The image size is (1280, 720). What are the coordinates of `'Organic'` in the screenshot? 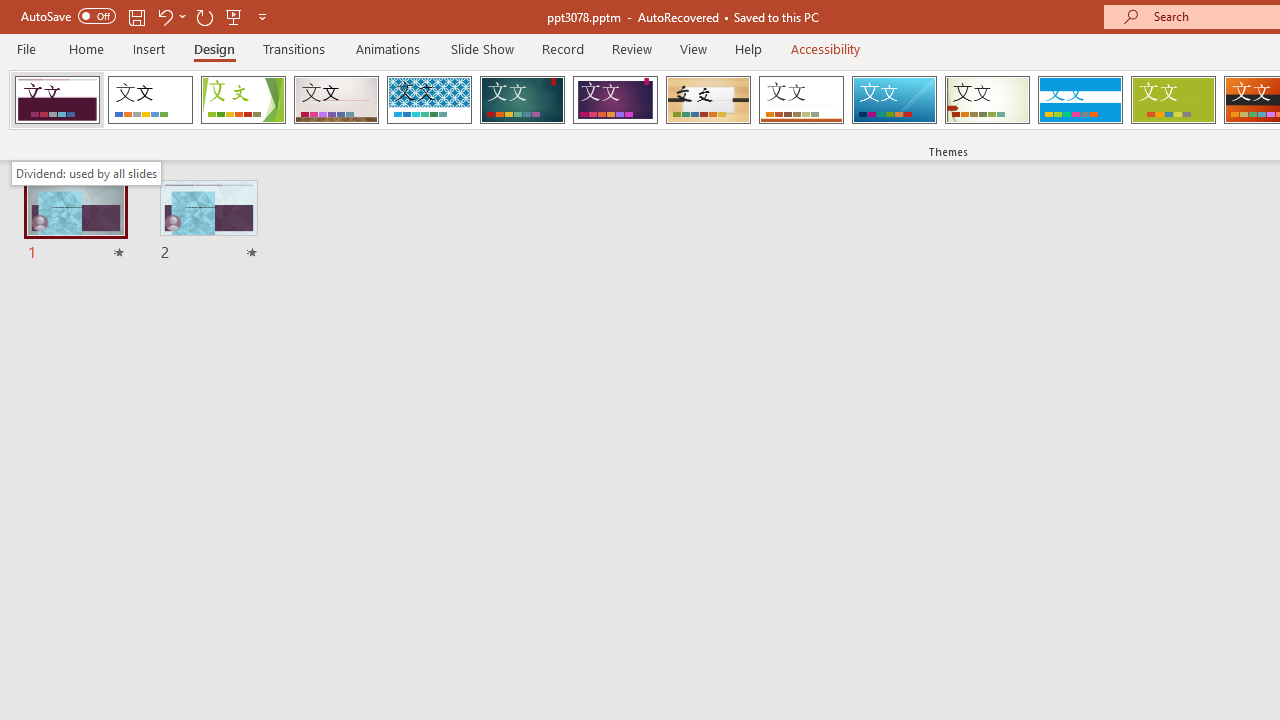 It's located at (708, 100).